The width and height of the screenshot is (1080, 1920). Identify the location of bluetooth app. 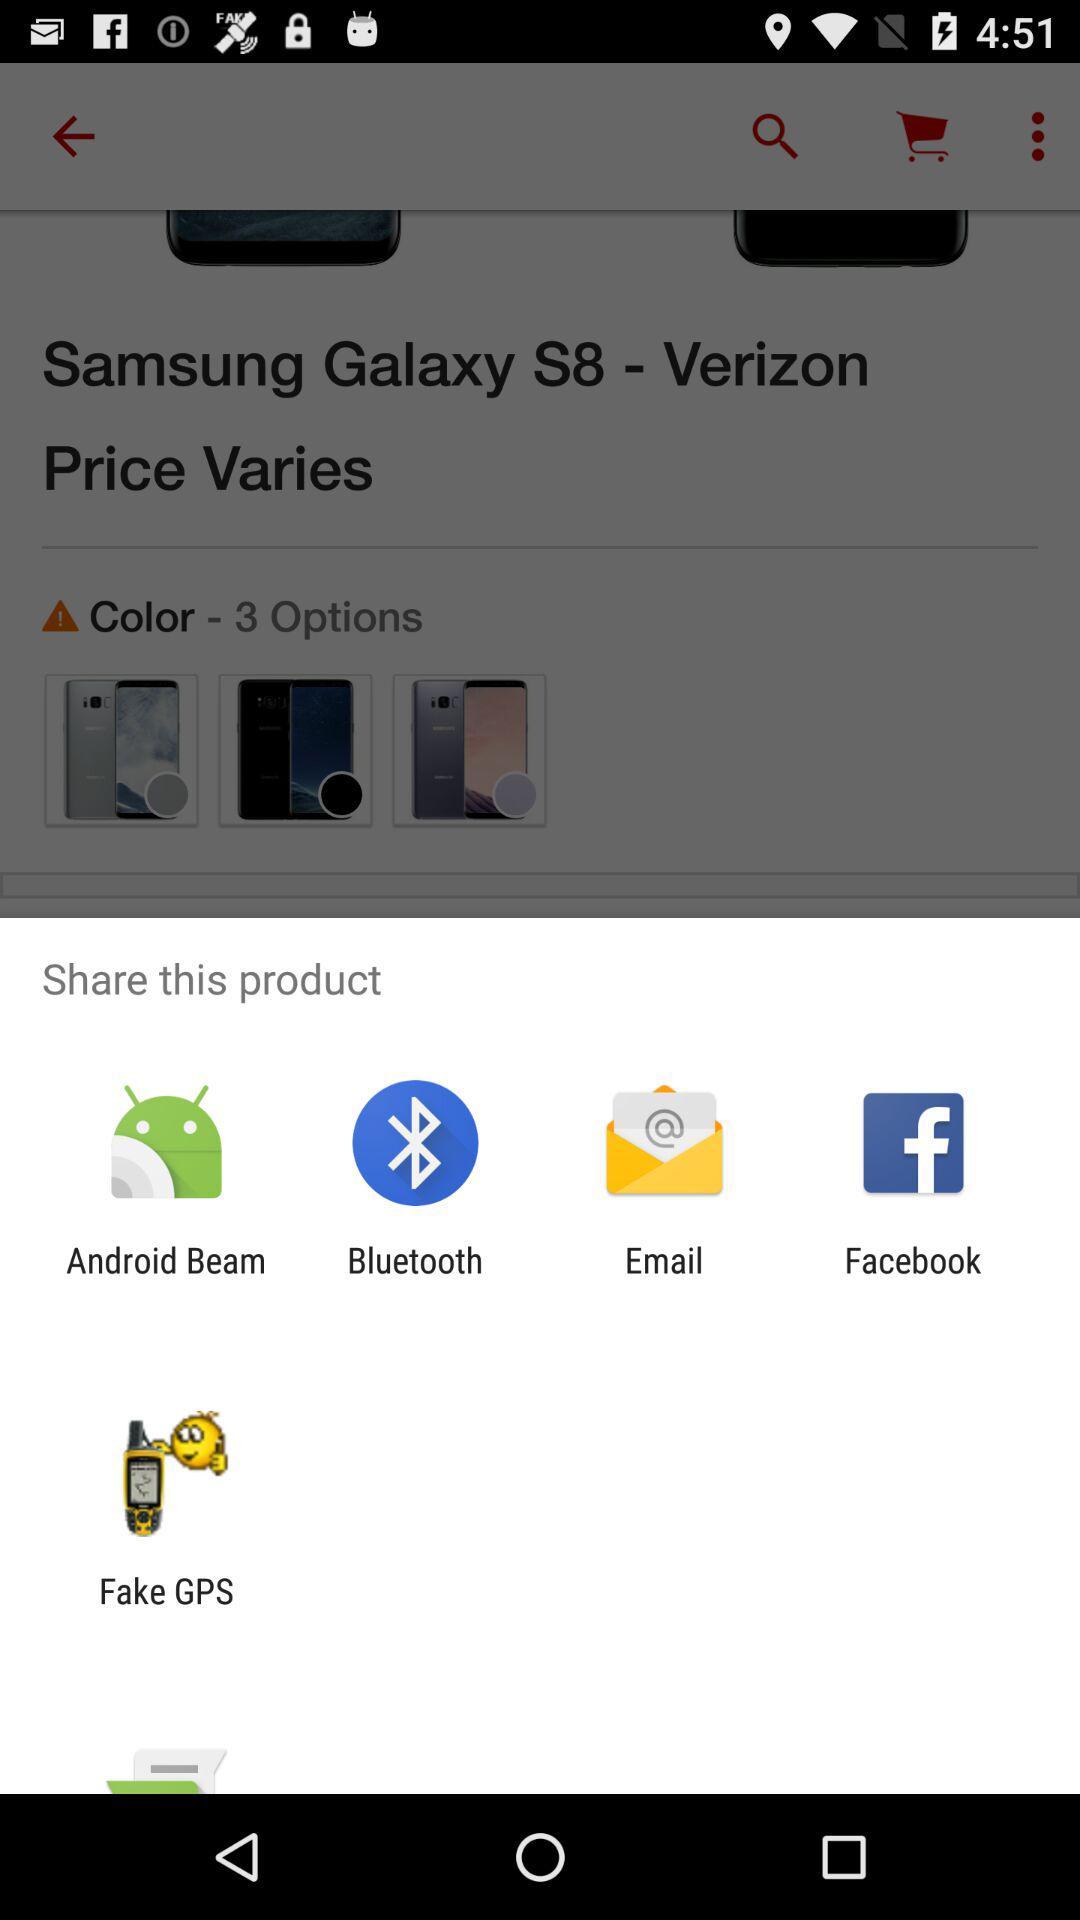
(414, 1281).